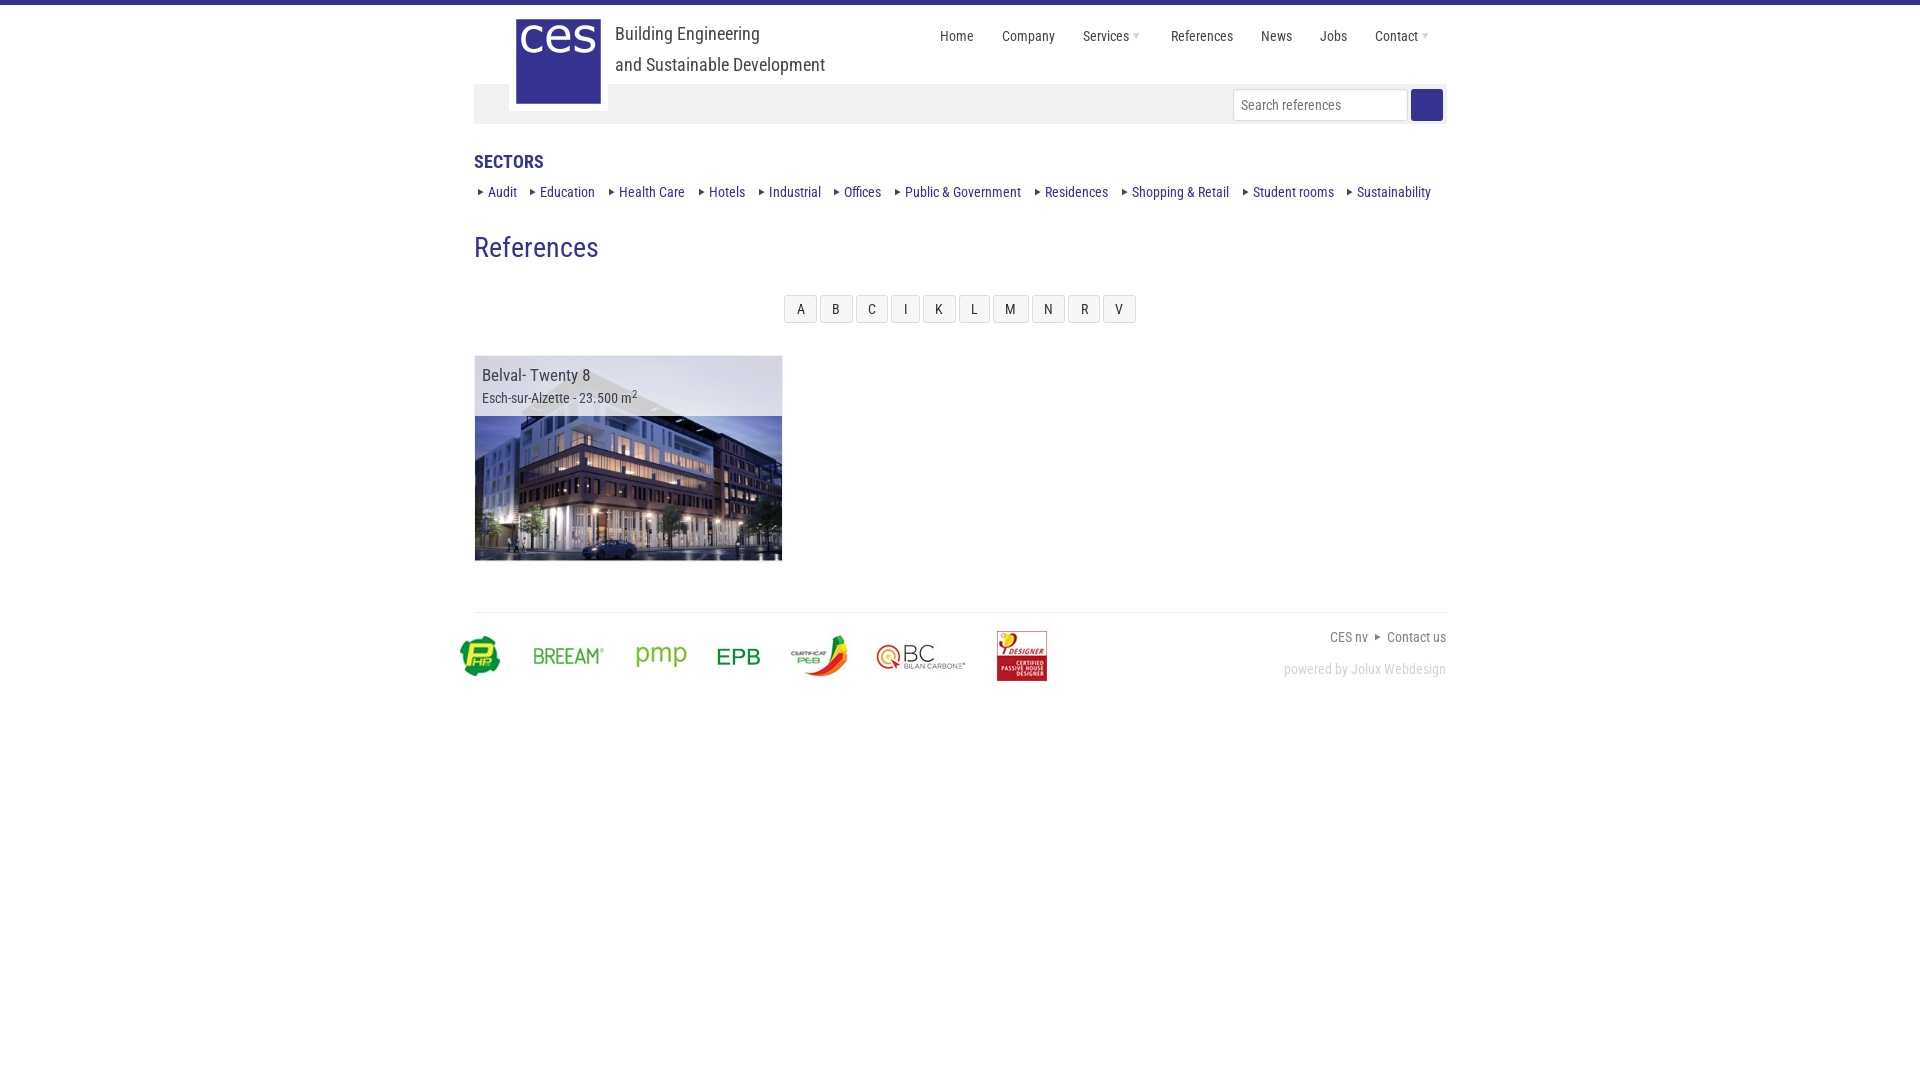 The image size is (1920, 1080). Describe the element at coordinates (1275, 36) in the screenshot. I see `'News'` at that location.